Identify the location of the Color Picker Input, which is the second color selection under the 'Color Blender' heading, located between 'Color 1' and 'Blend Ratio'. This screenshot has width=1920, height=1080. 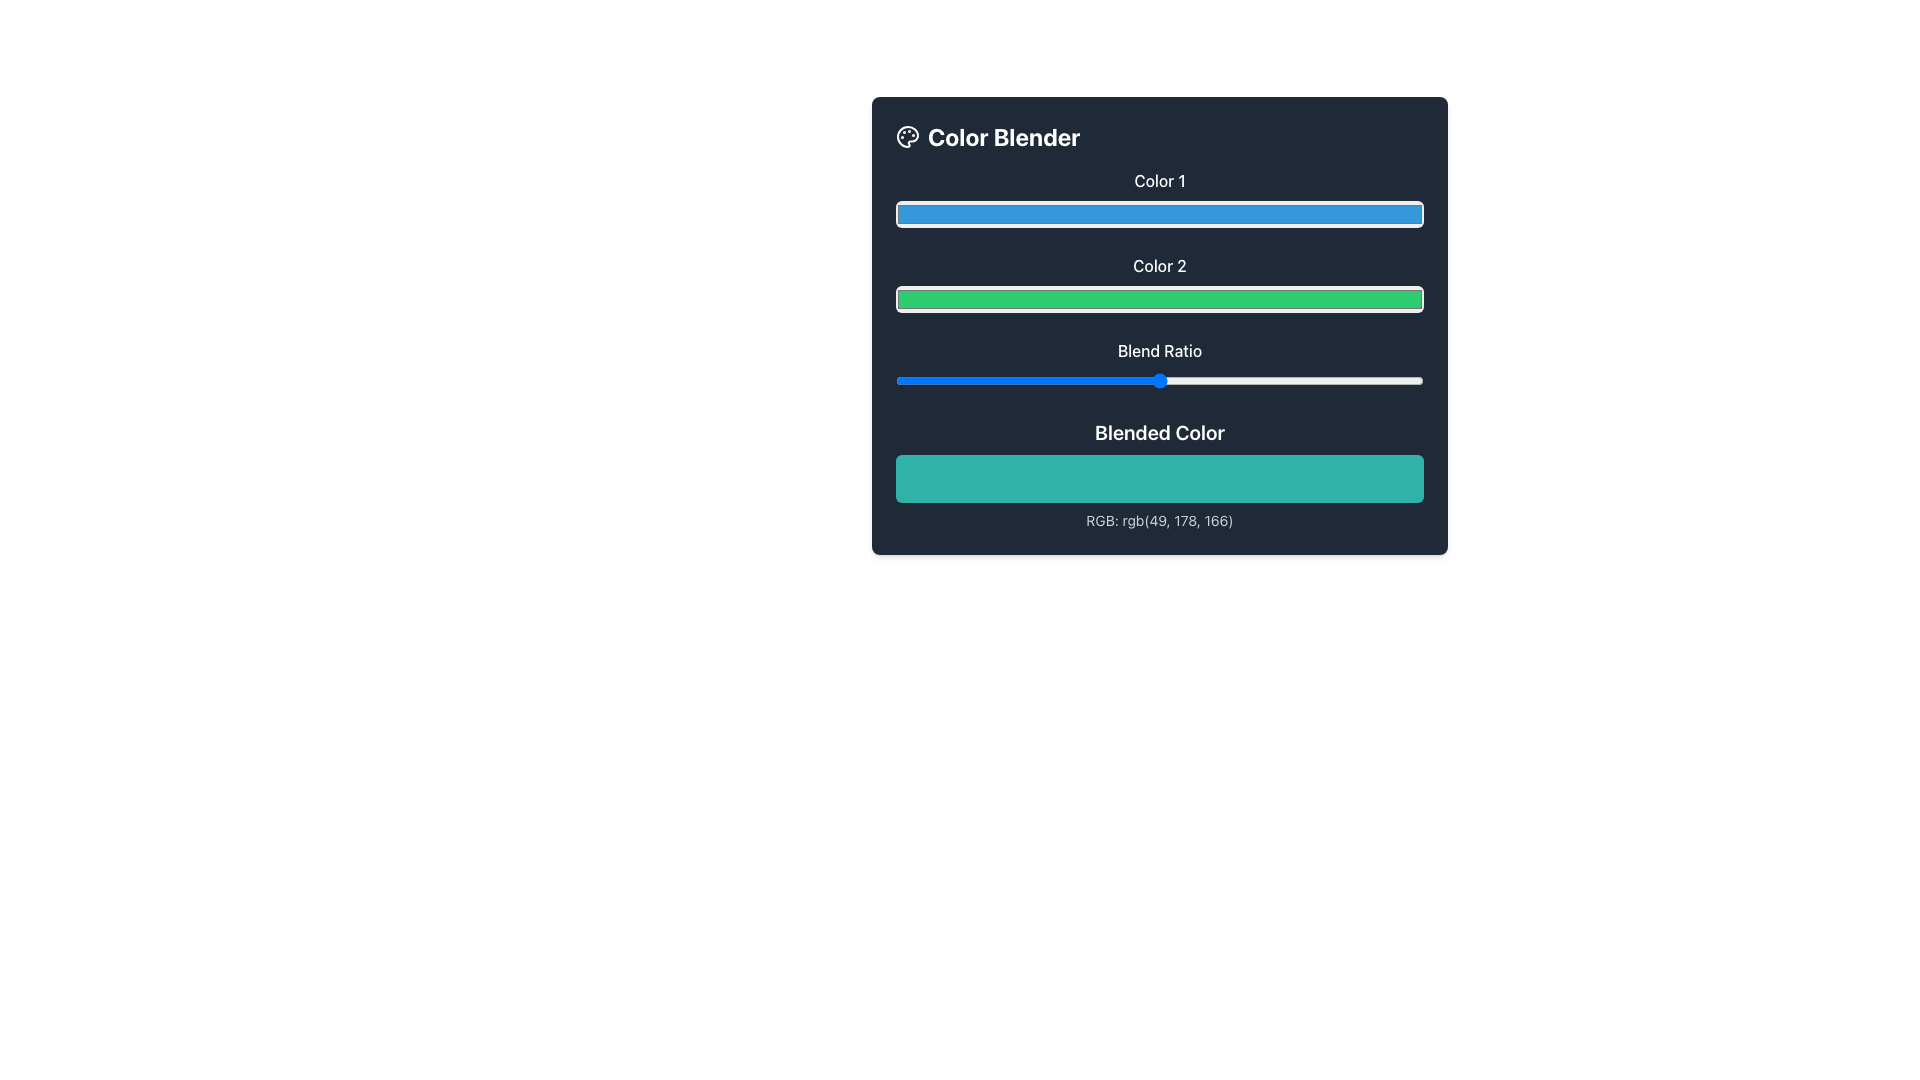
(1160, 284).